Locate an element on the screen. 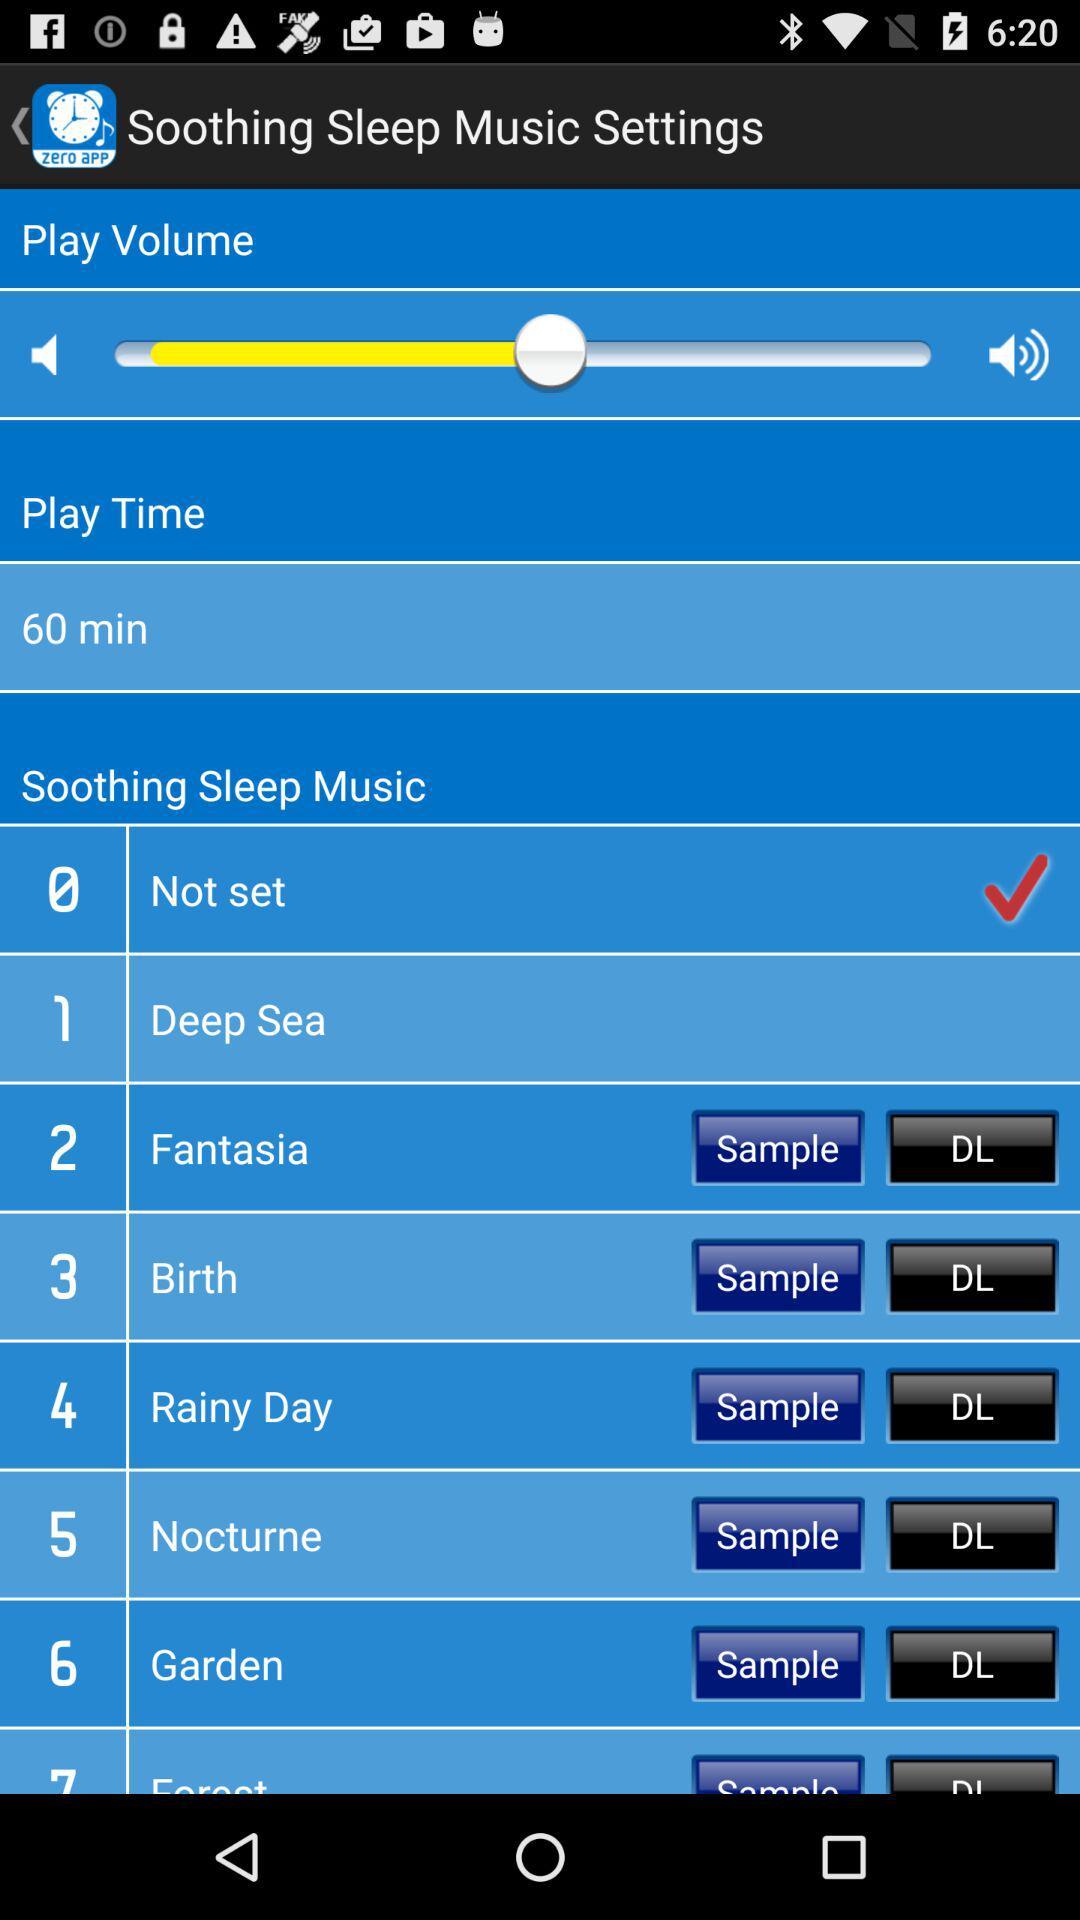 The image size is (1080, 1920). icon to the left of sample item is located at coordinates (409, 1663).